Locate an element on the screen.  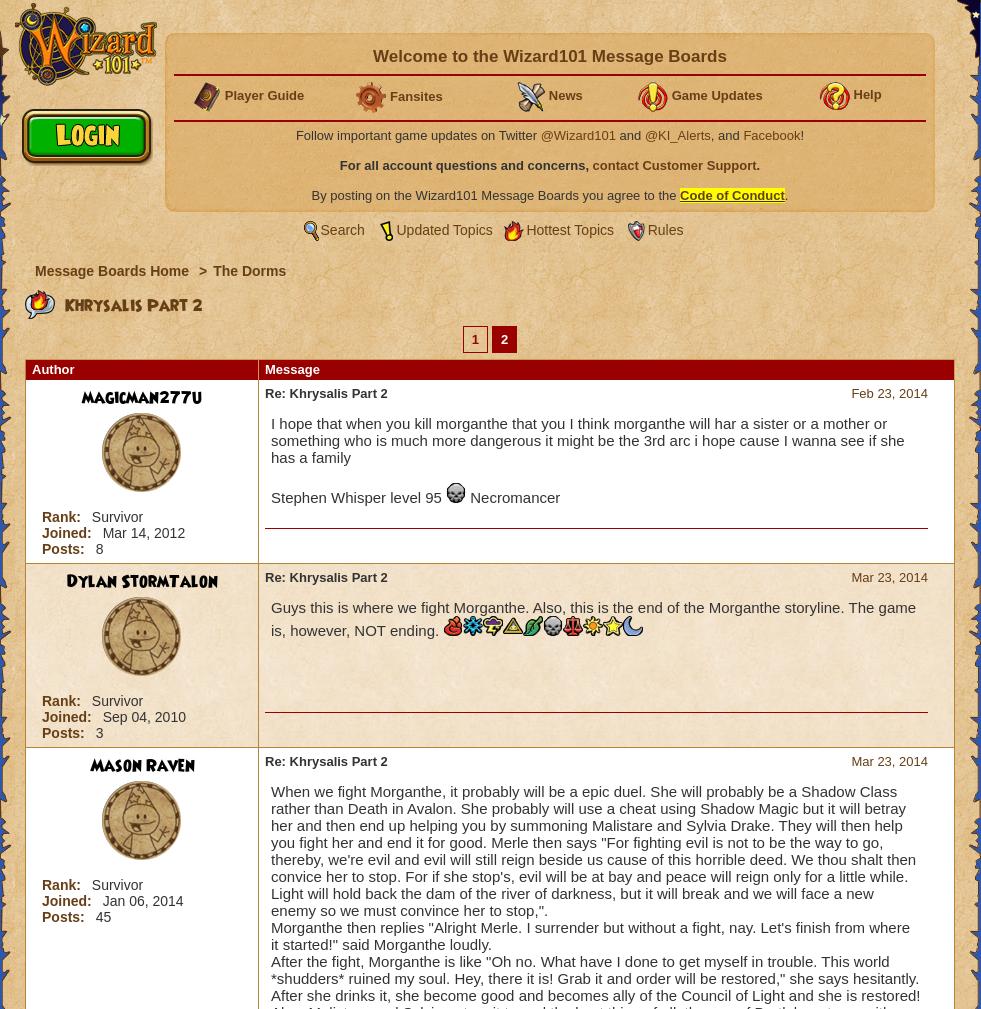
'Sep 04, 2010' is located at coordinates (101, 716).